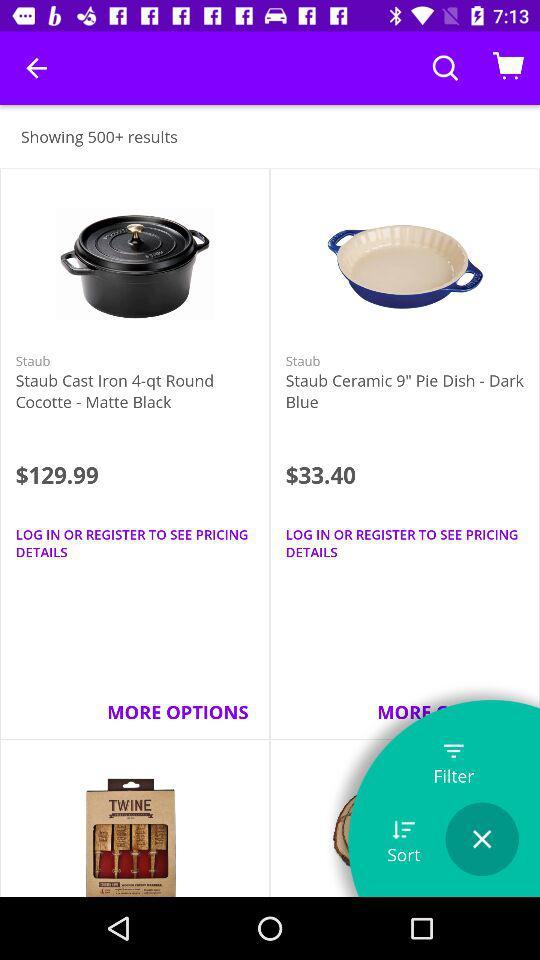  I want to click on the icon below the filter item, so click(481, 839).